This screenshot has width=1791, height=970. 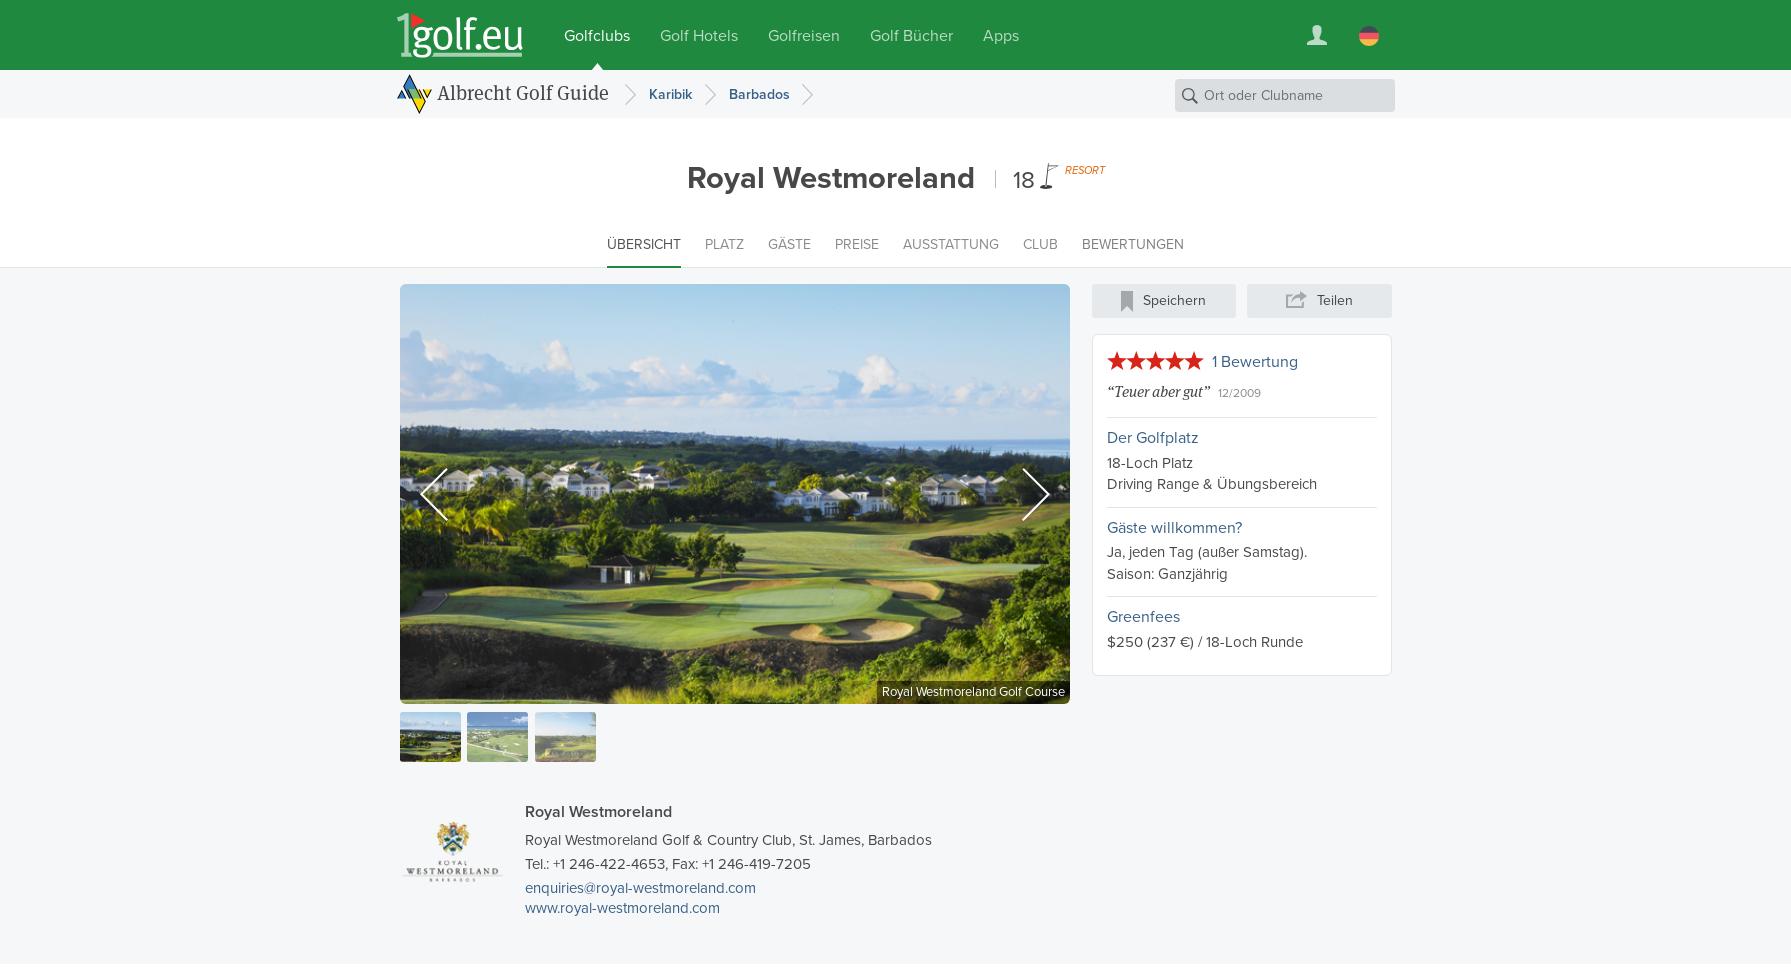 What do you see at coordinates (728, 93) in the screenshot?
I see `'Barbados'` at bounding box center [728, 93].